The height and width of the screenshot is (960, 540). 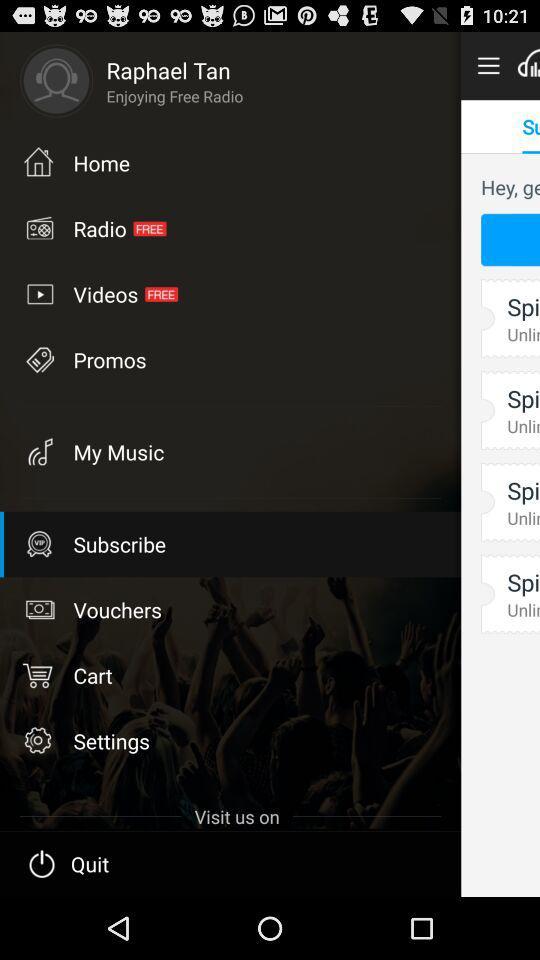 I want to click on the video icon, so click(x=38, y=293).